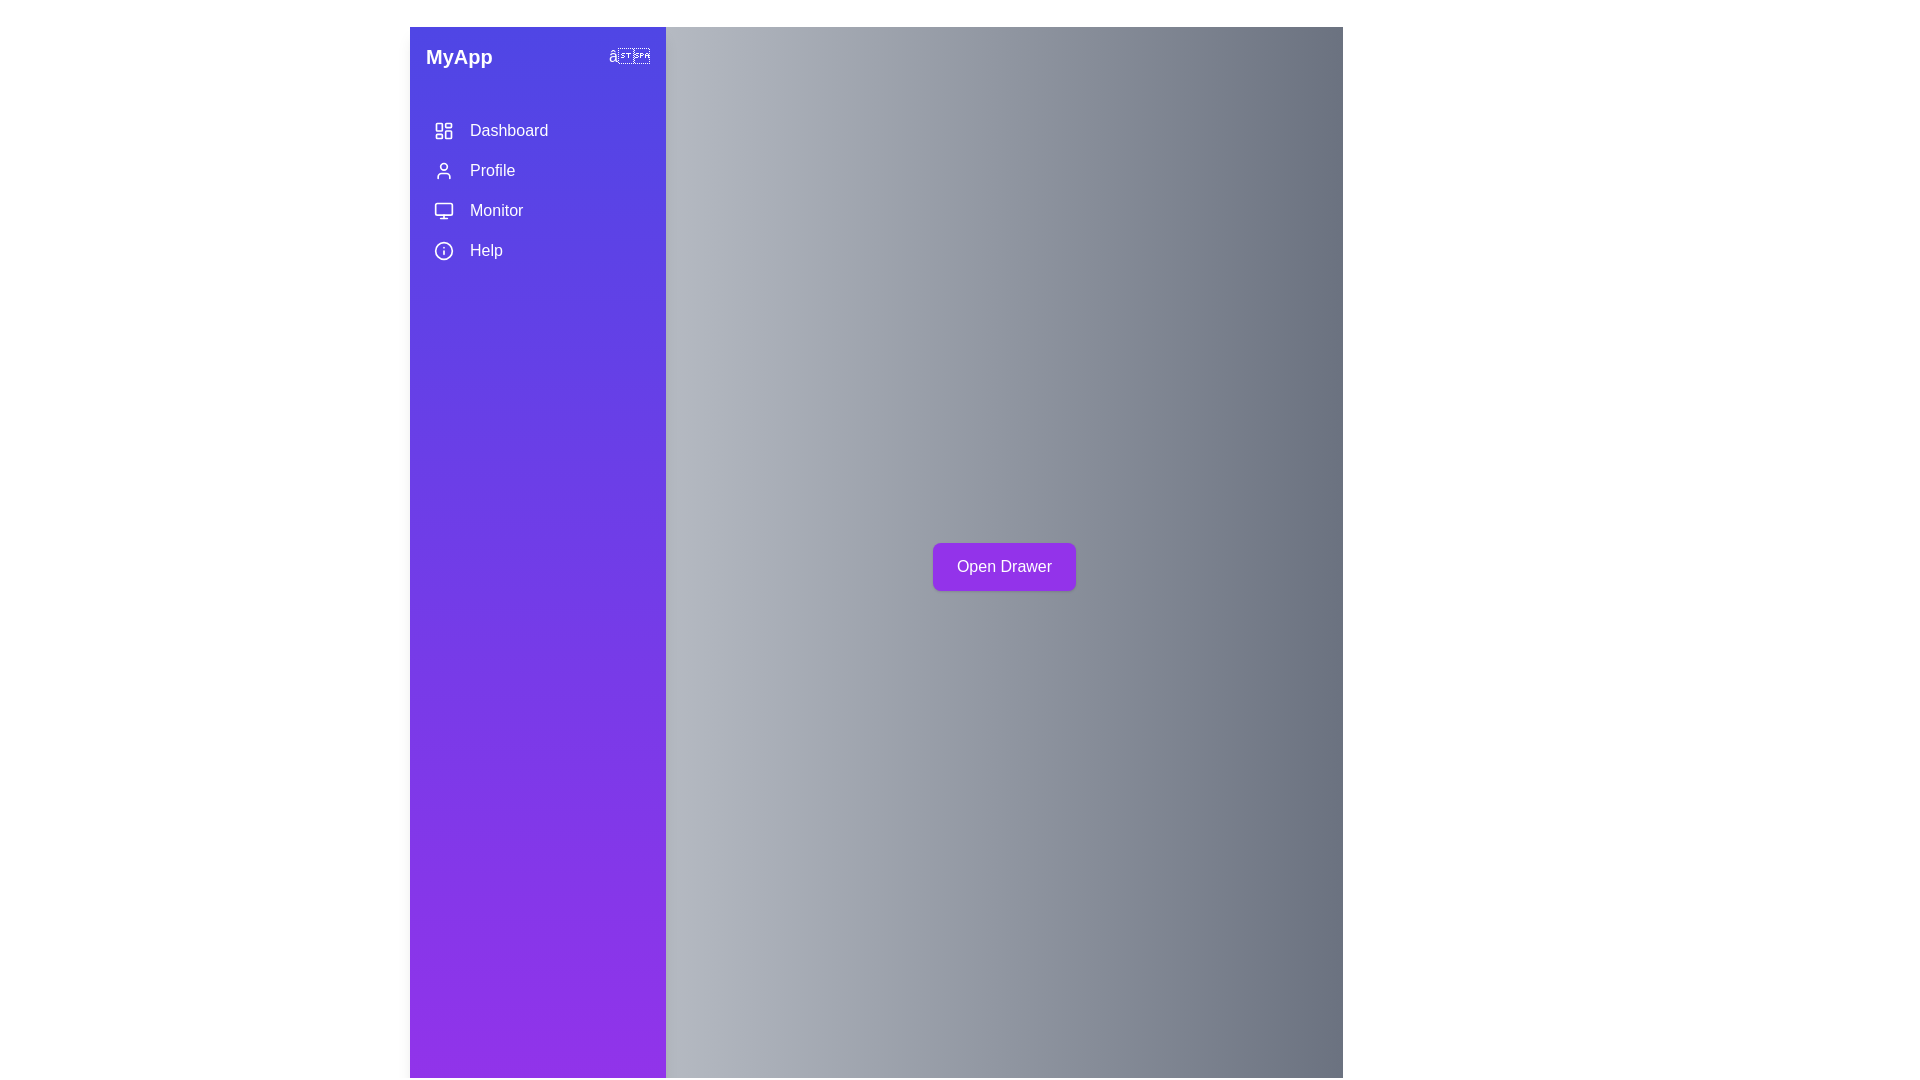  I want to click on the menu item Dashboard by clicking on it, so click(537, 131).